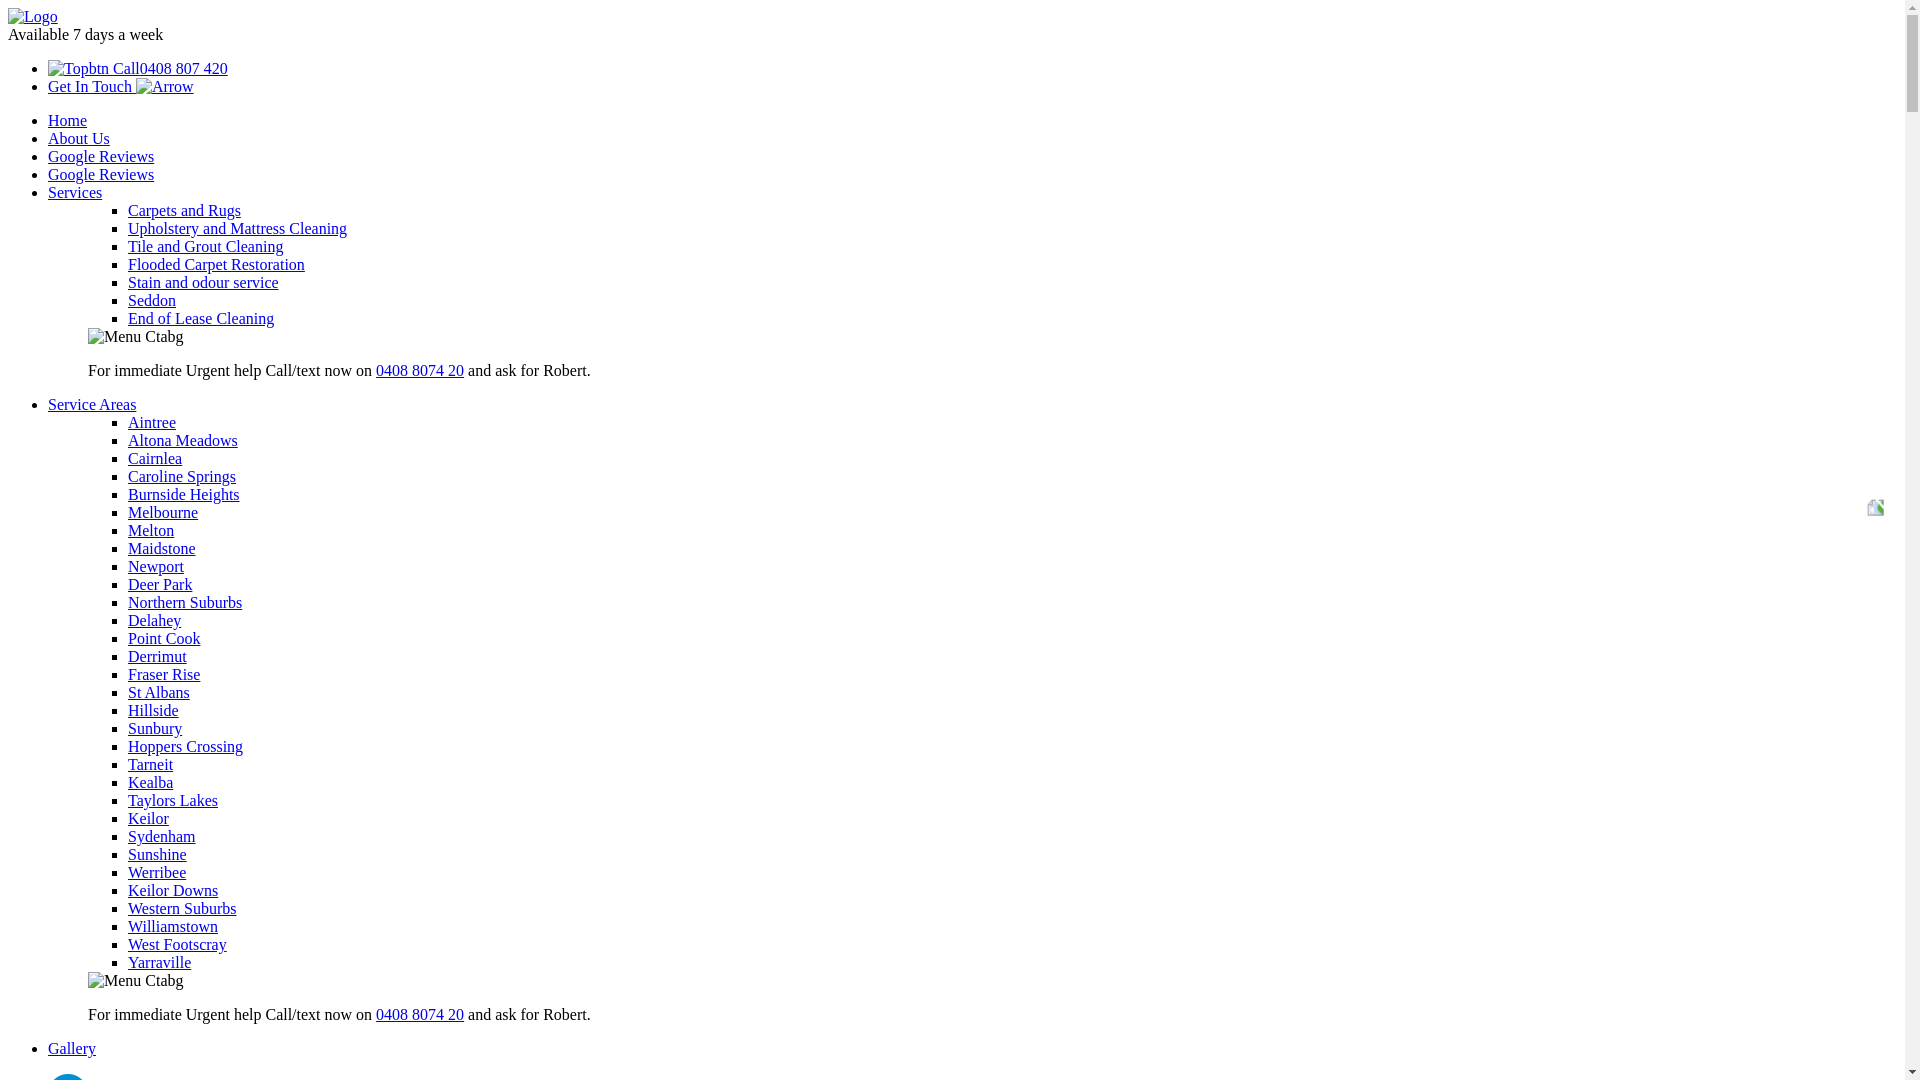  Describe the element at coordinates (48, 155) in the screenshot. I see `'Google Reviews'` at that location.